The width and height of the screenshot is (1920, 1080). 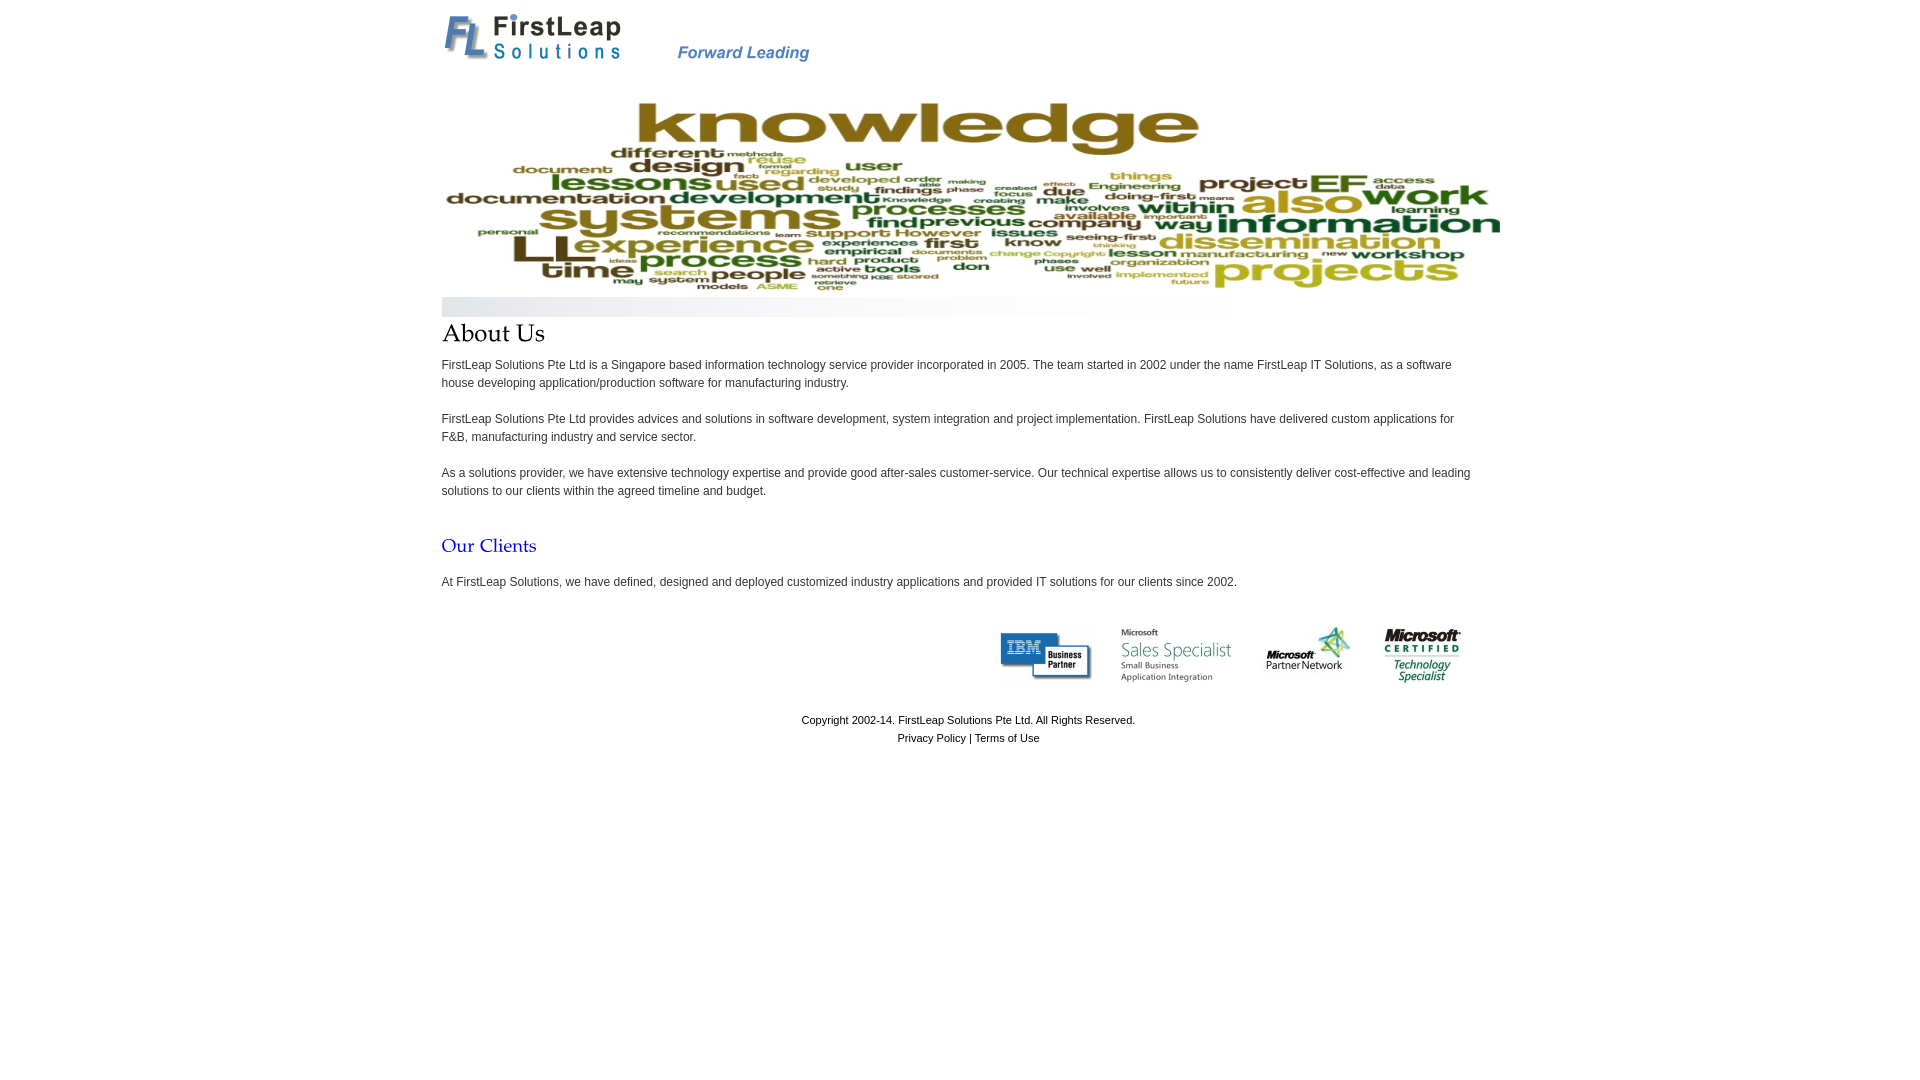 I want to click on 'Terms of Use', so click(x=1007, y=737).